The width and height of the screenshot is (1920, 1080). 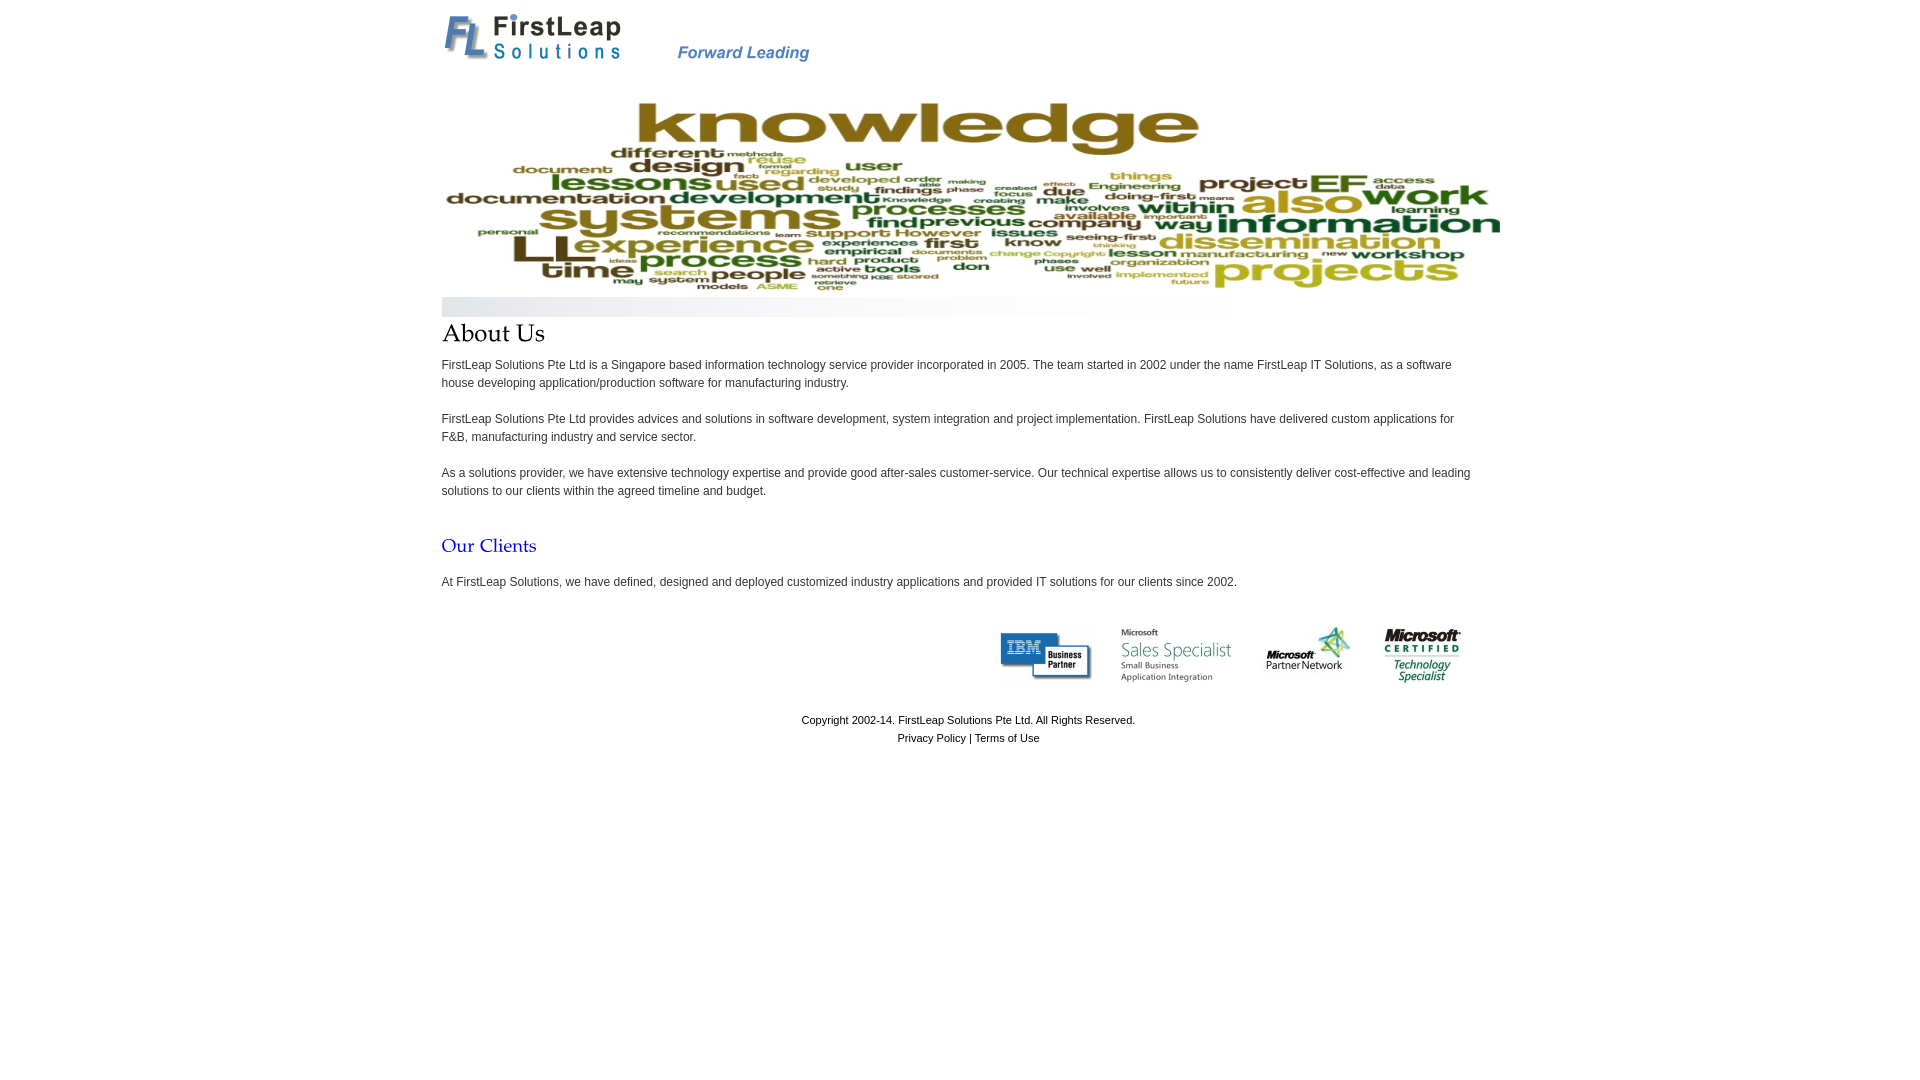 I want to click on 'Terms of Use', so click(x=1007, y=737).